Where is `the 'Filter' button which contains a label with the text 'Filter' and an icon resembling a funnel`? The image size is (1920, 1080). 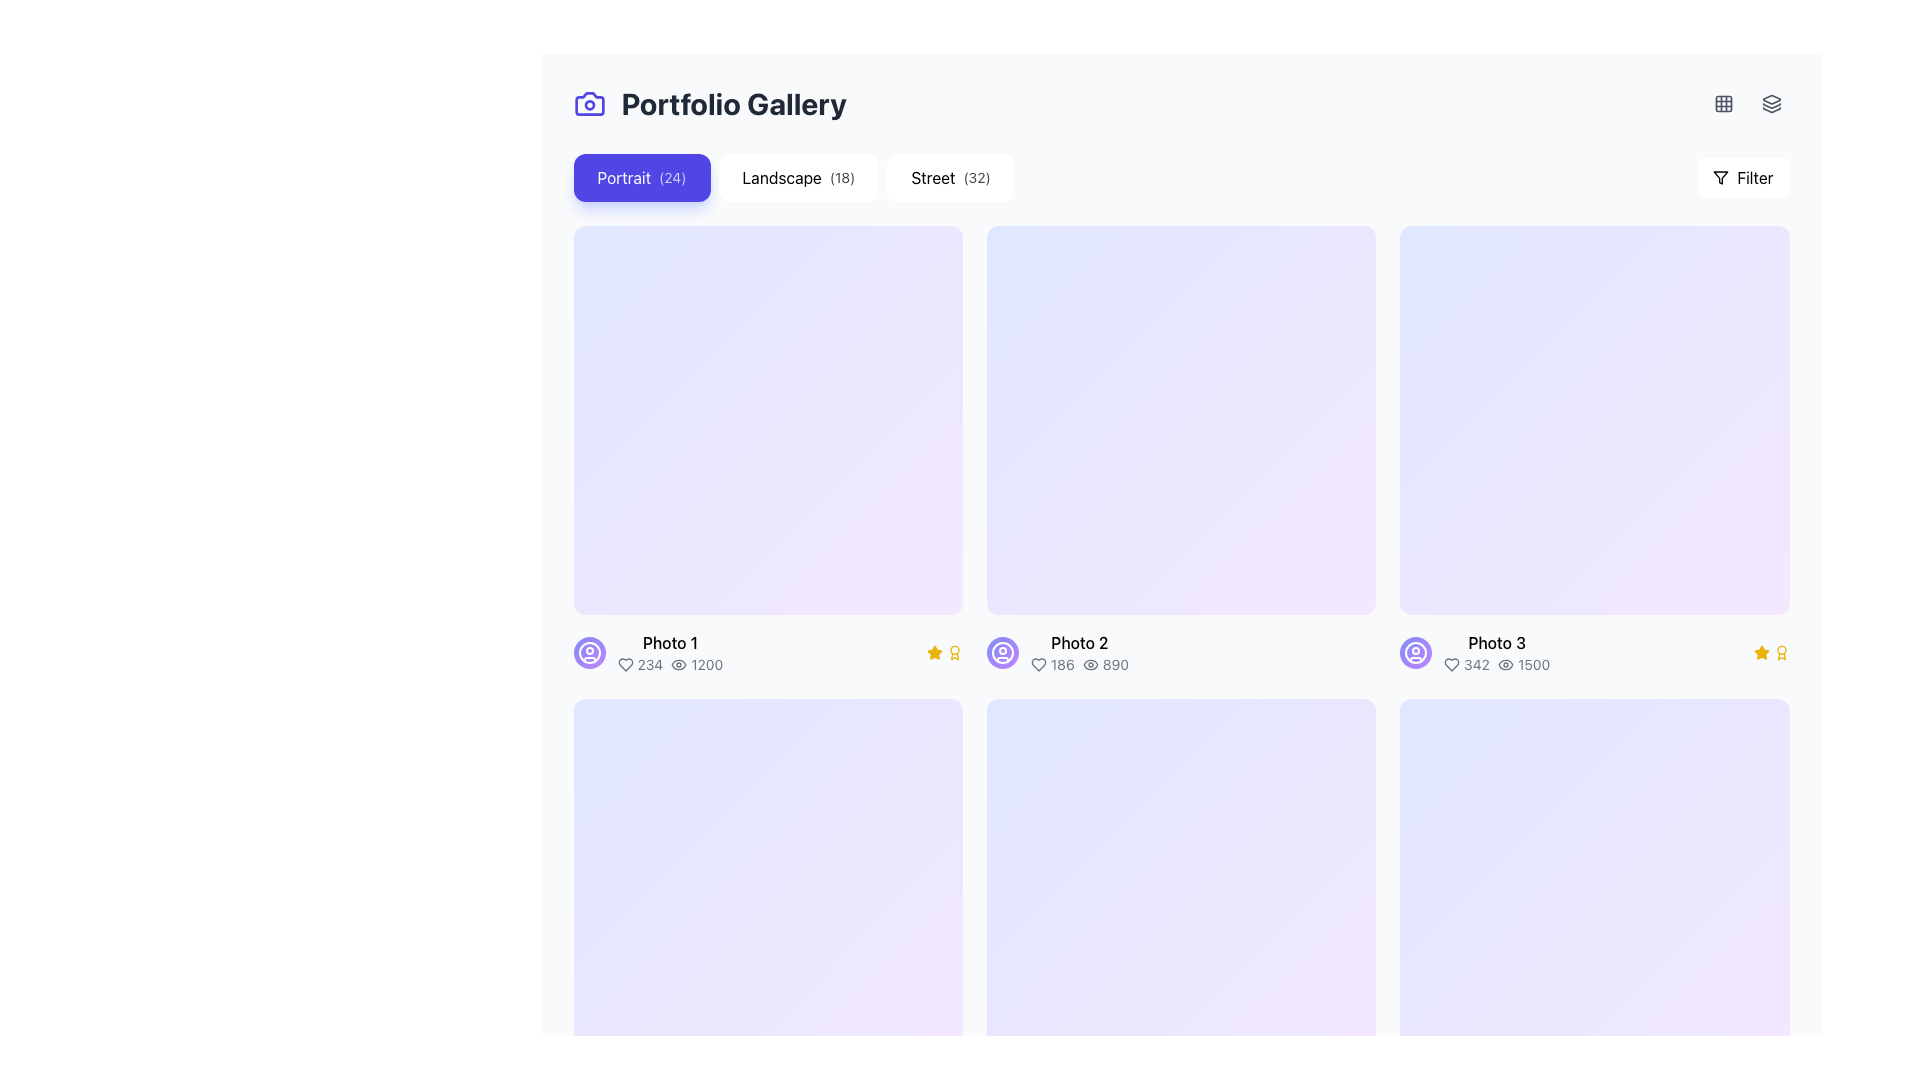
the 'Filter' button which contains a label with the text 'Filter' and an icon resembling a funnel is located at coordinates (1754, 176).